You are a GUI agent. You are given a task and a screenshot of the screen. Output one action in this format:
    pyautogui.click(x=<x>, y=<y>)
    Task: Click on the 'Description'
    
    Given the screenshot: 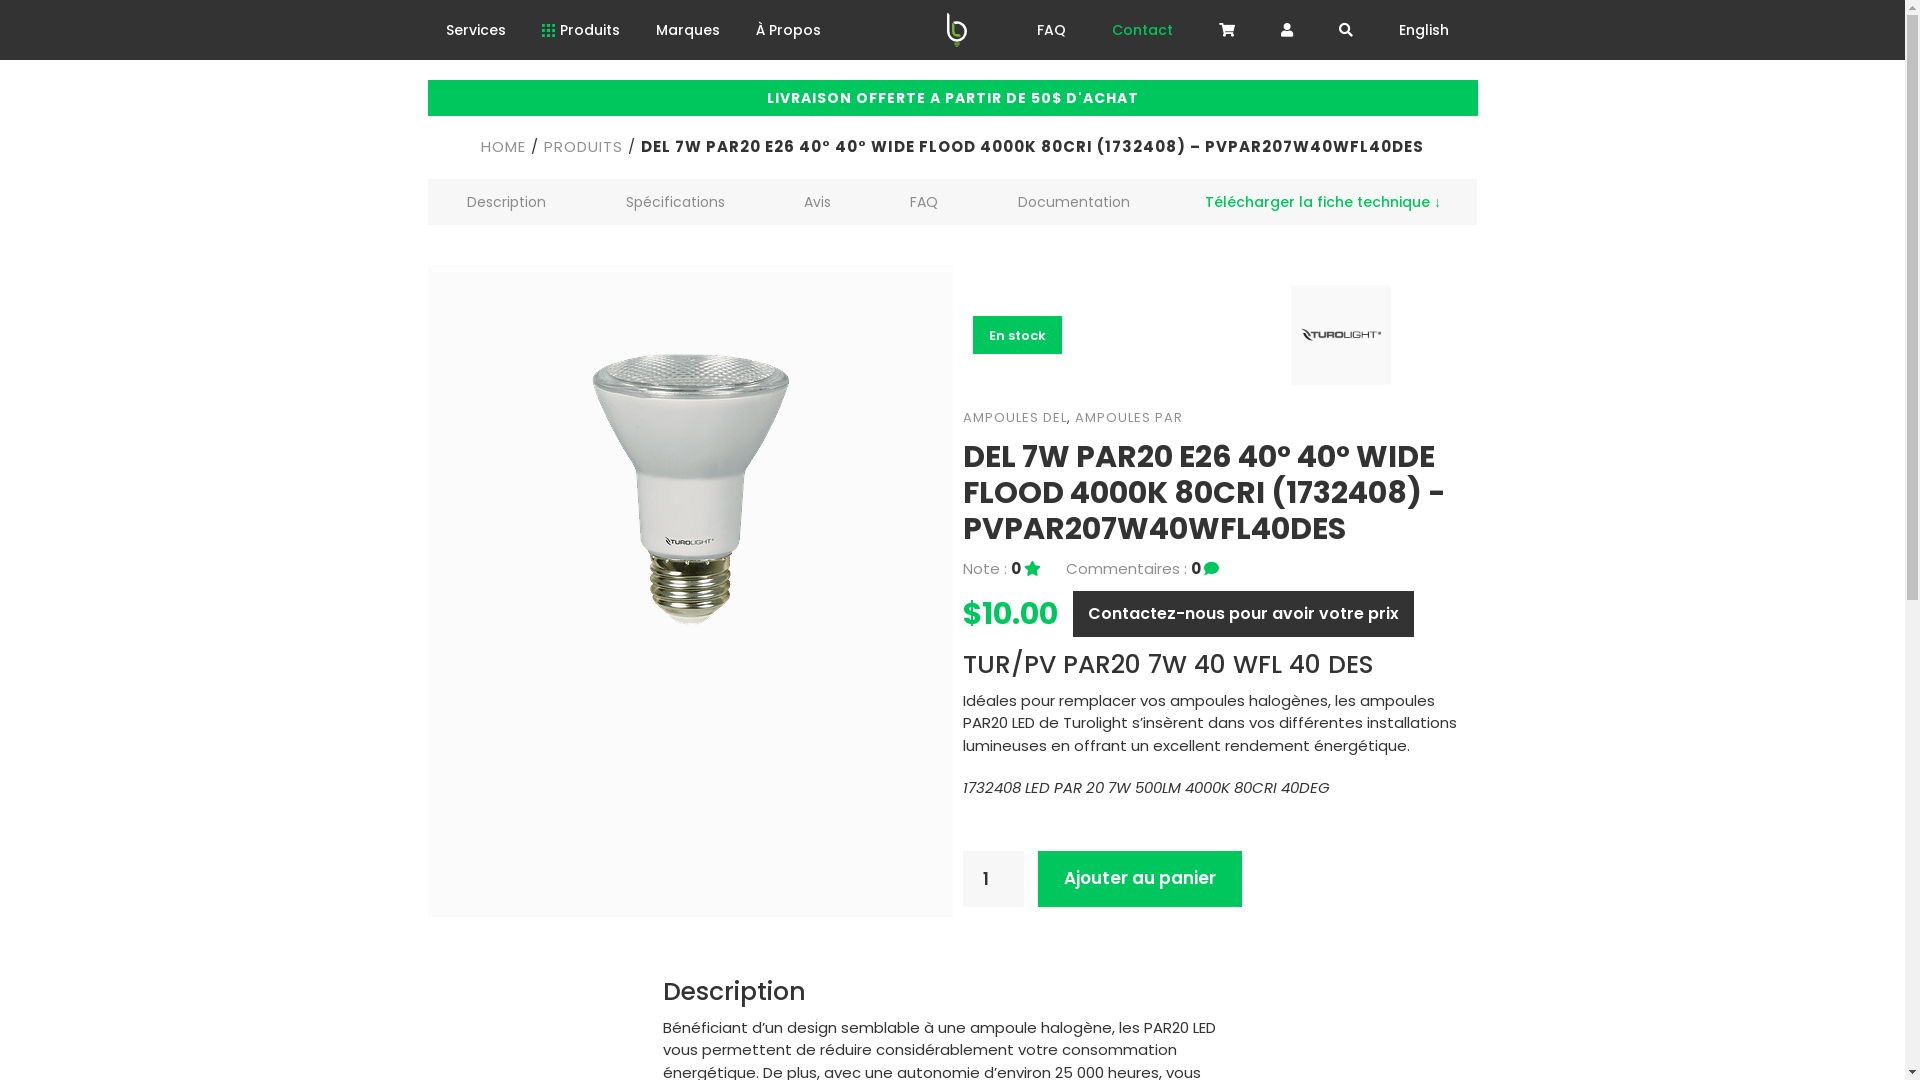 What is the action you would take?
    pyautogui.click(x=505, y=200)
    